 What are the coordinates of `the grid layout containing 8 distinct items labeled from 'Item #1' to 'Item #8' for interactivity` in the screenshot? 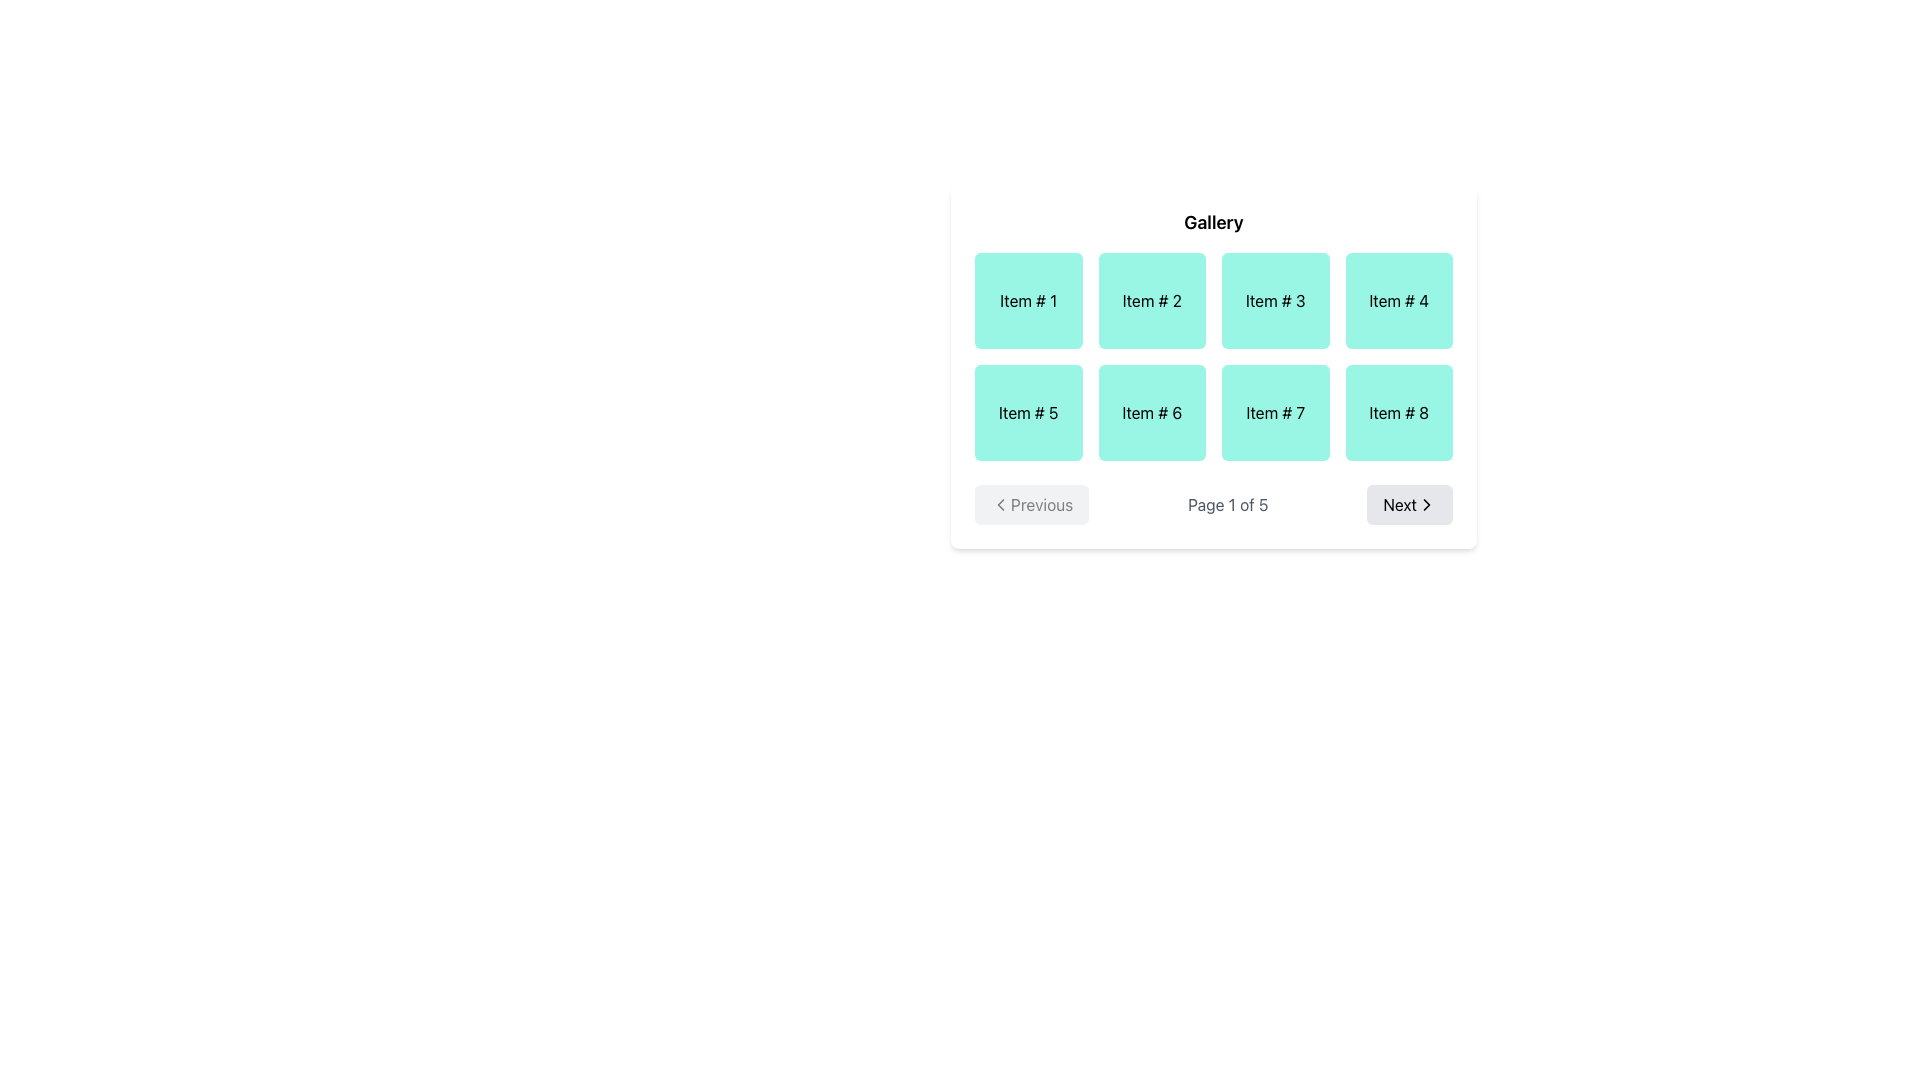 It's located at (1213, 356).